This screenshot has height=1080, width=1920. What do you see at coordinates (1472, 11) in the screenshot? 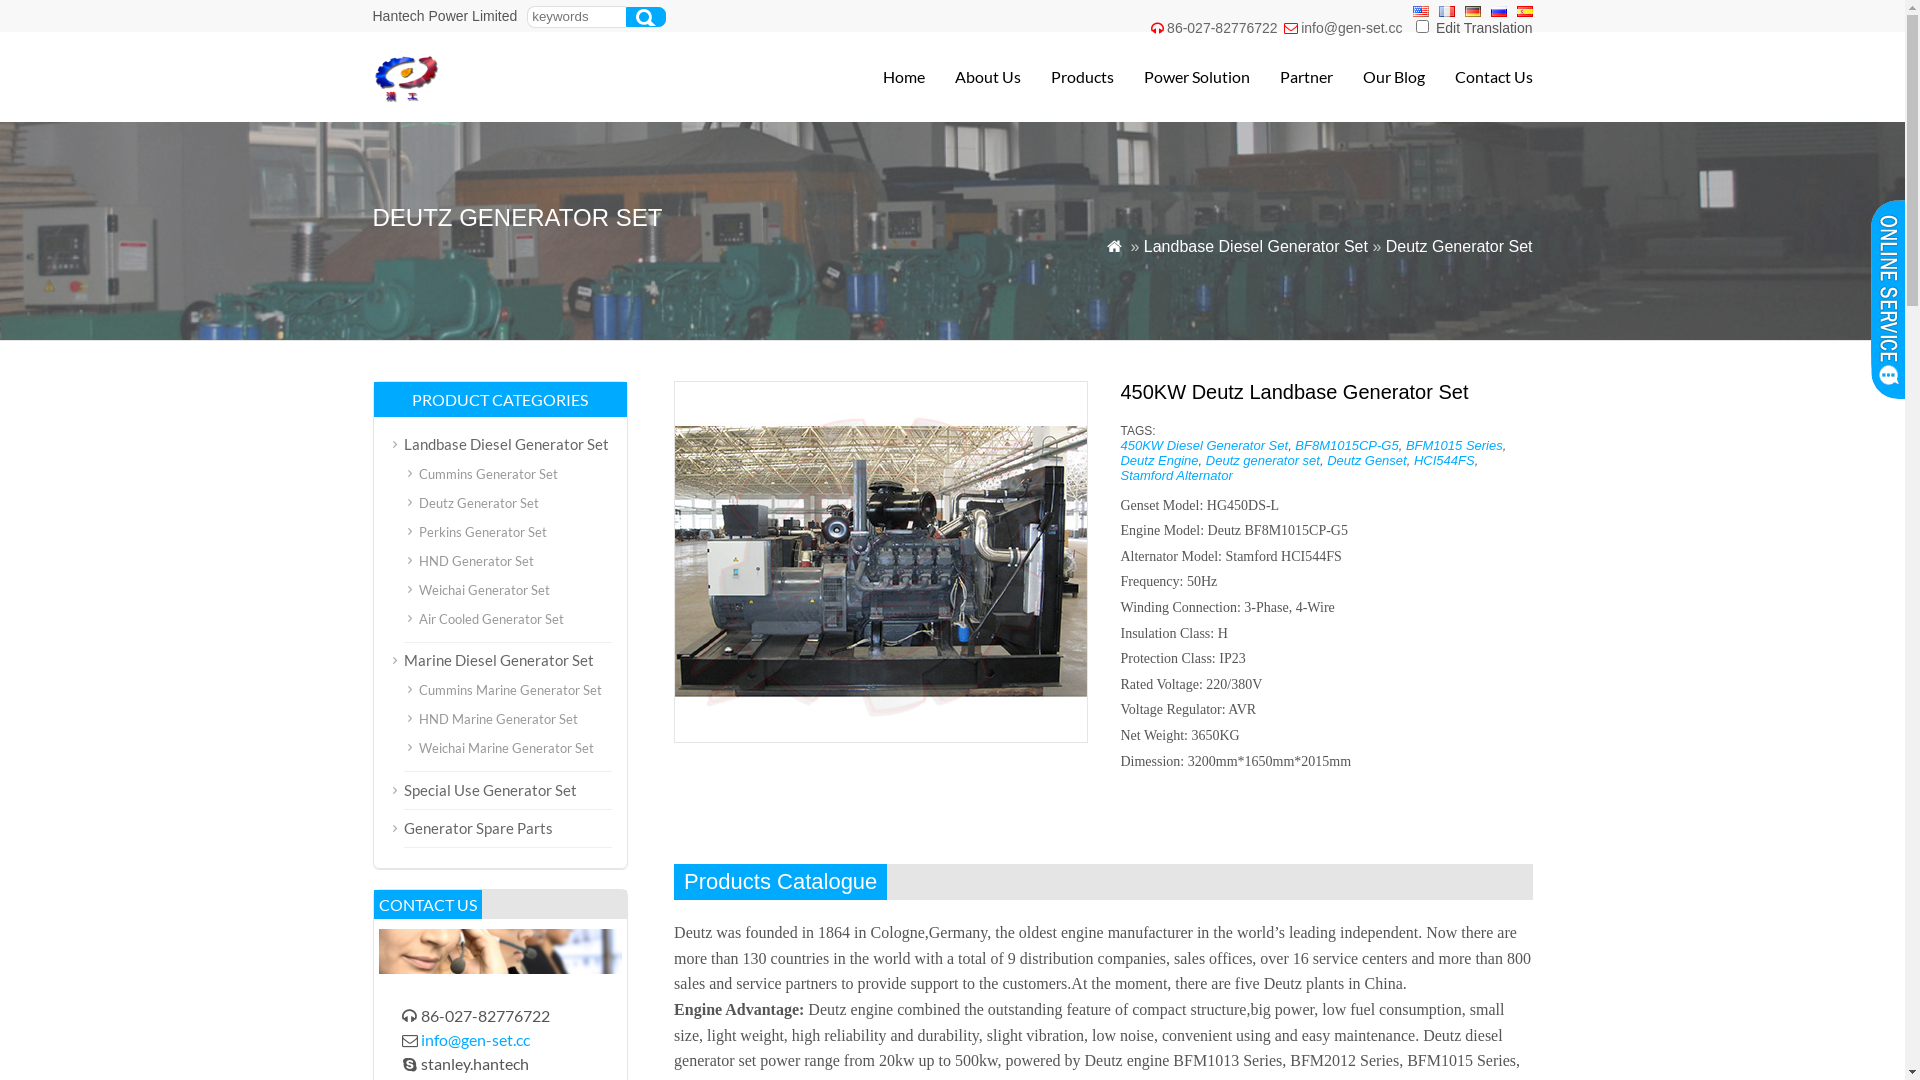
I see `'Deutsch'` at bounding box center [1472, 11].